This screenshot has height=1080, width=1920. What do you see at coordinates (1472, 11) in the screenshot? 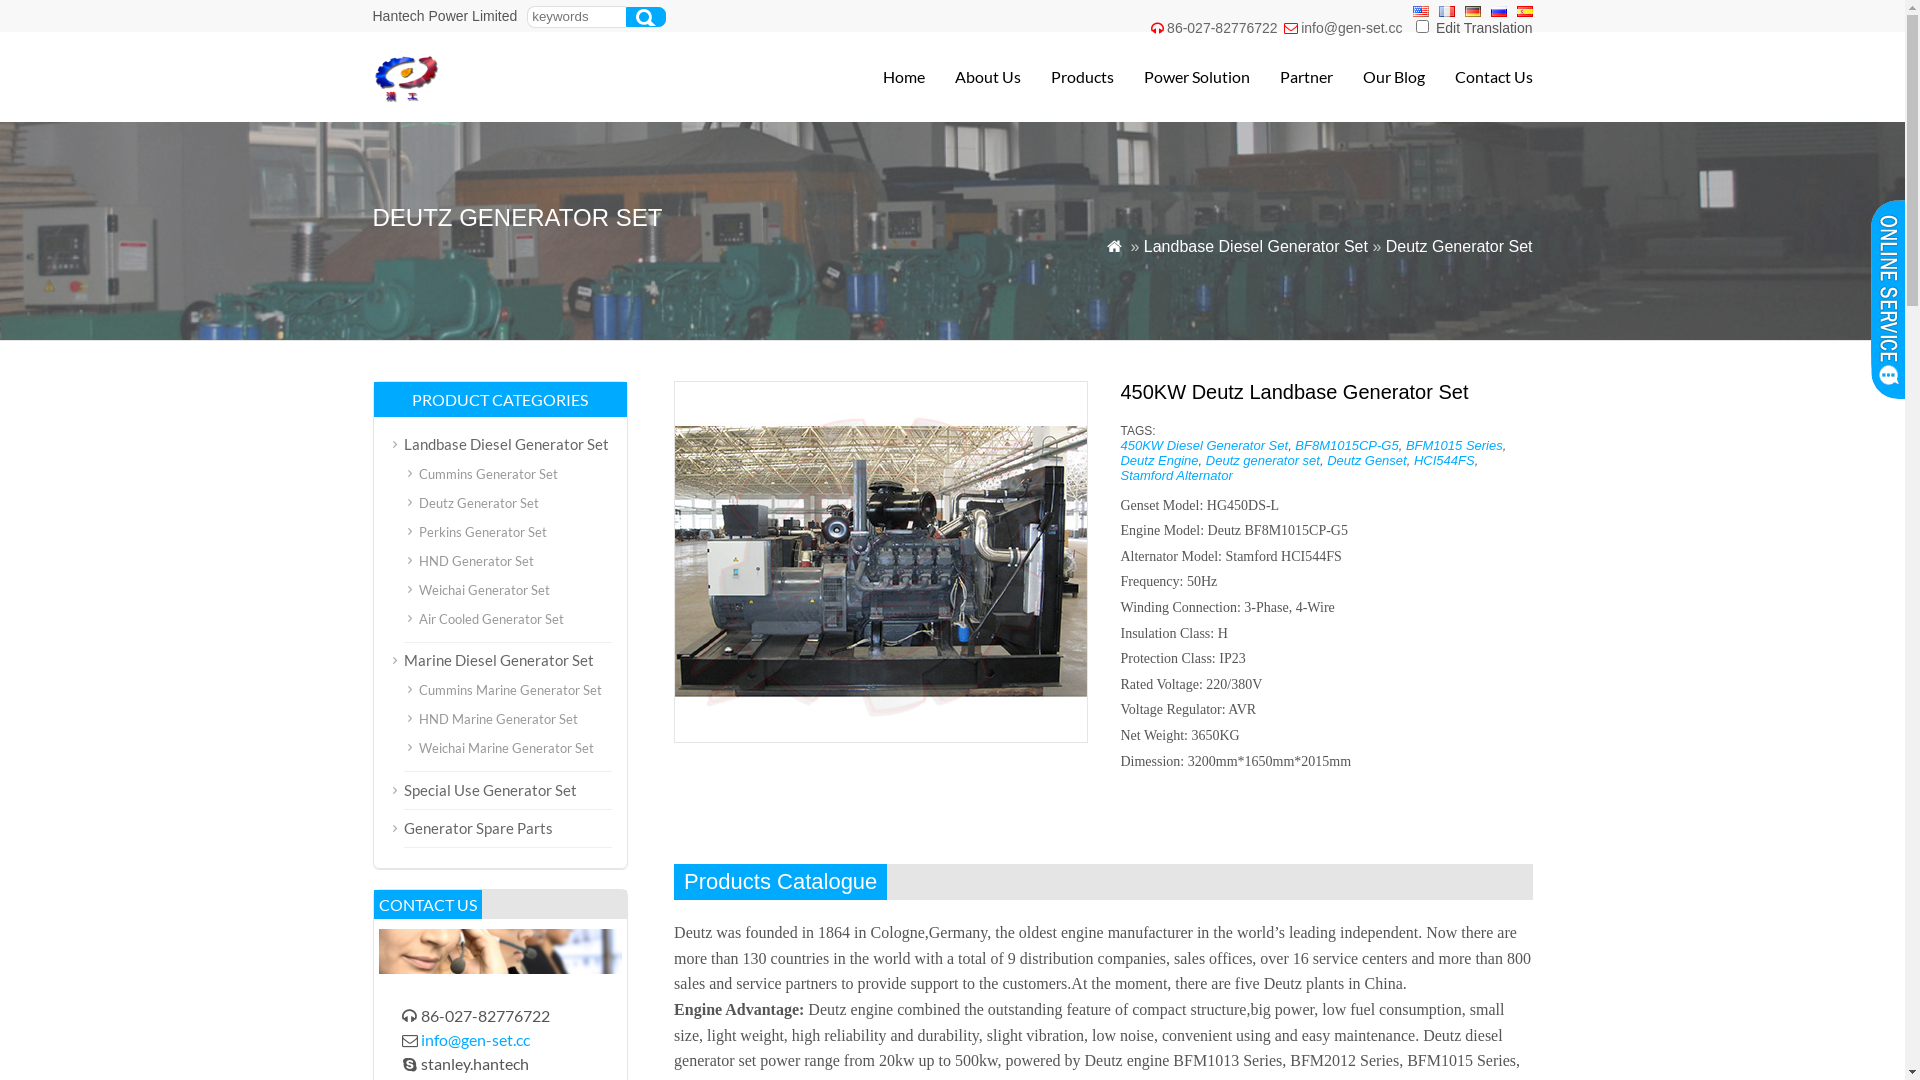
I see `'Deutsch'` at bounding box center [1472, 11].